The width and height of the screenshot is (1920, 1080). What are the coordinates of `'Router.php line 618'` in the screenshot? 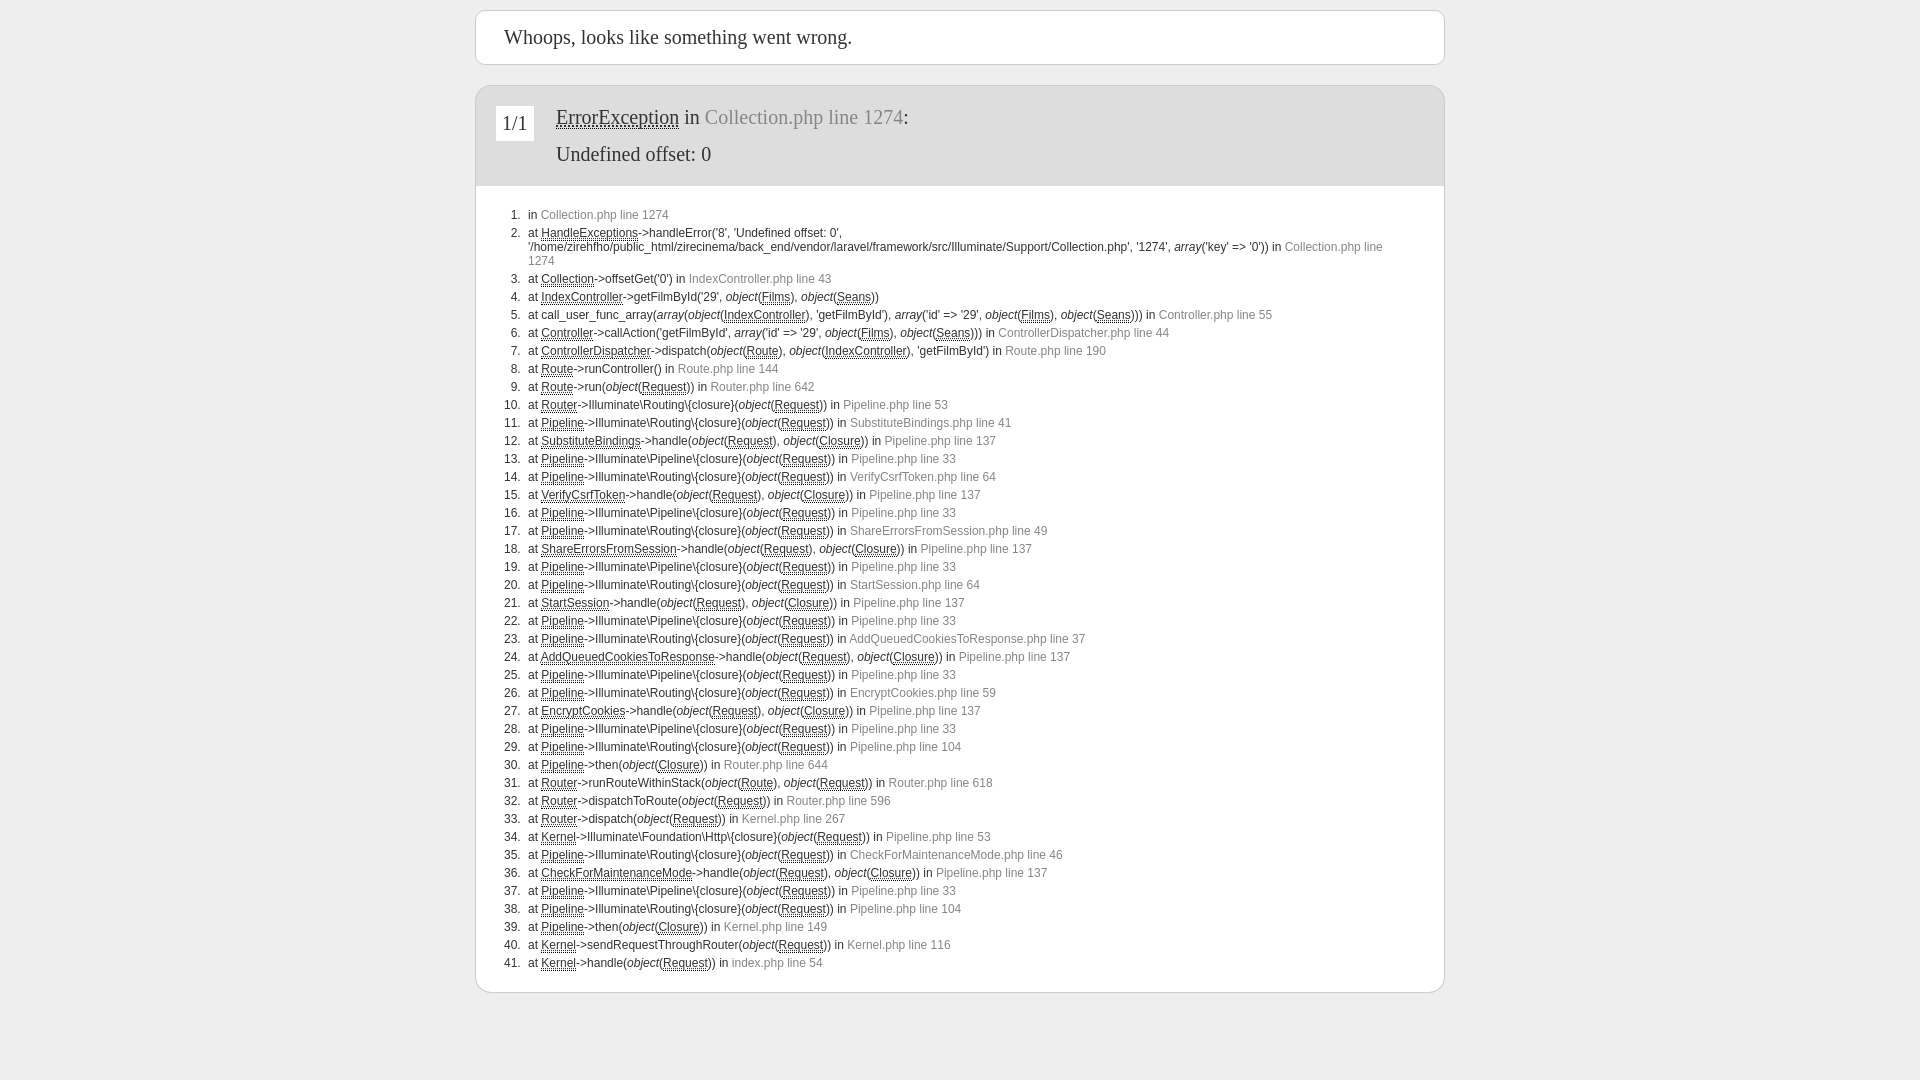 It's located at (887, 782).